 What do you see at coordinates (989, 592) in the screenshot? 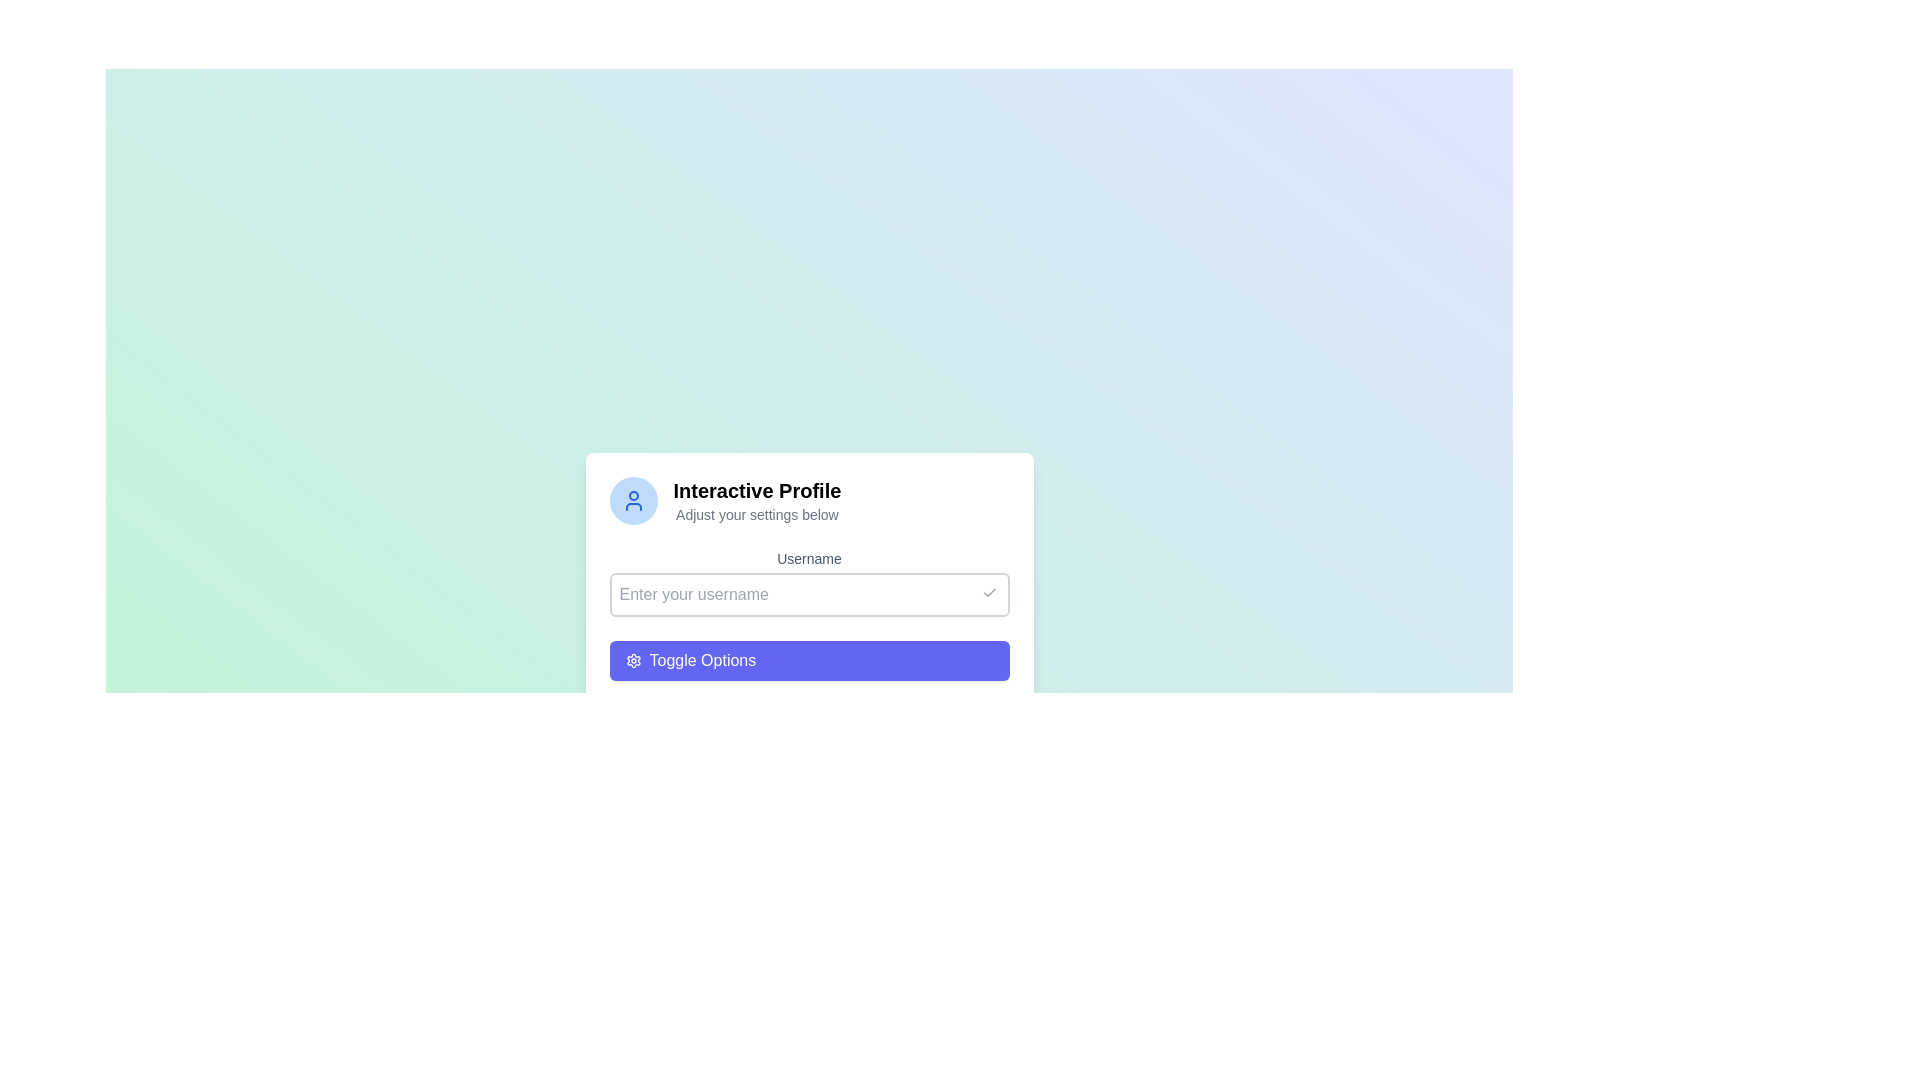
I see `the small gray checkmark SVG icon that is located to the right of the 'Username' input field` at bounding box center [989, 592].